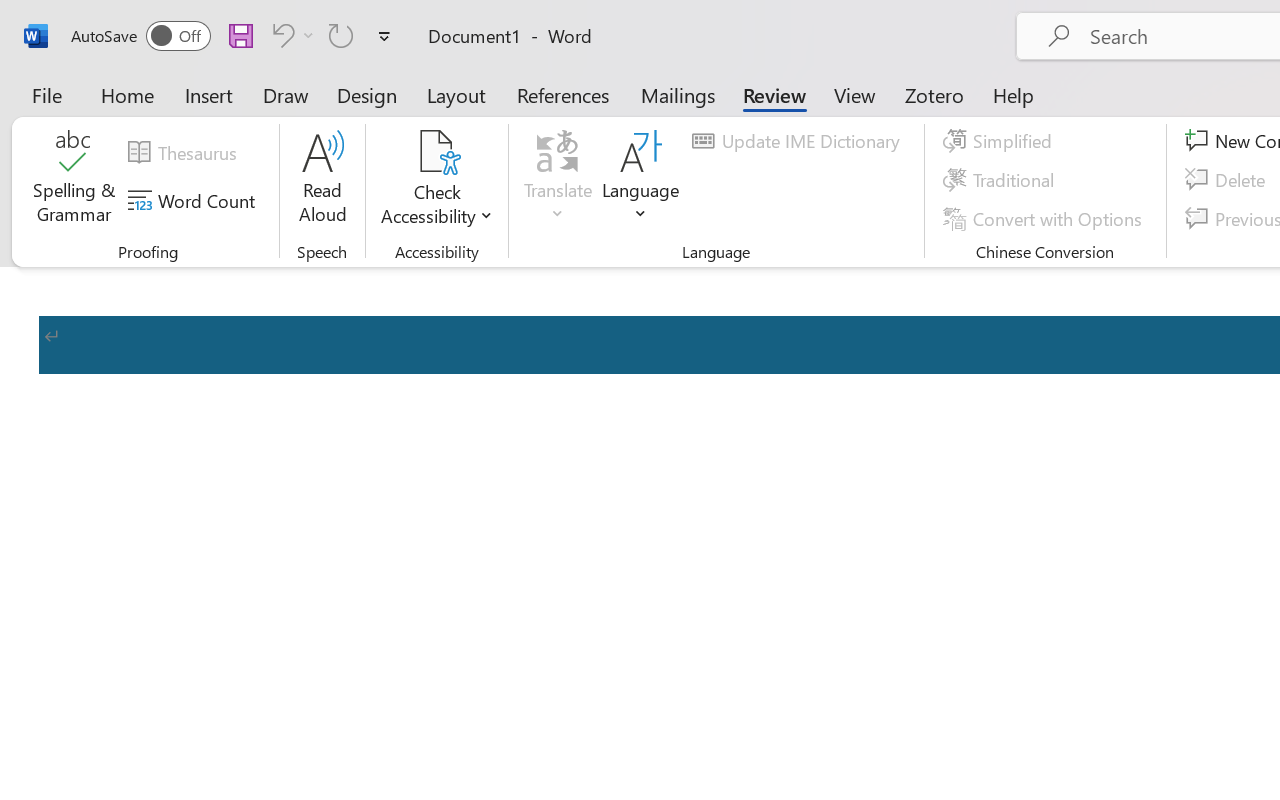 The image size is (1280, 800). Describe the element at coordinates (641, 179) in the screenshot. I see `'Language'` at that location.